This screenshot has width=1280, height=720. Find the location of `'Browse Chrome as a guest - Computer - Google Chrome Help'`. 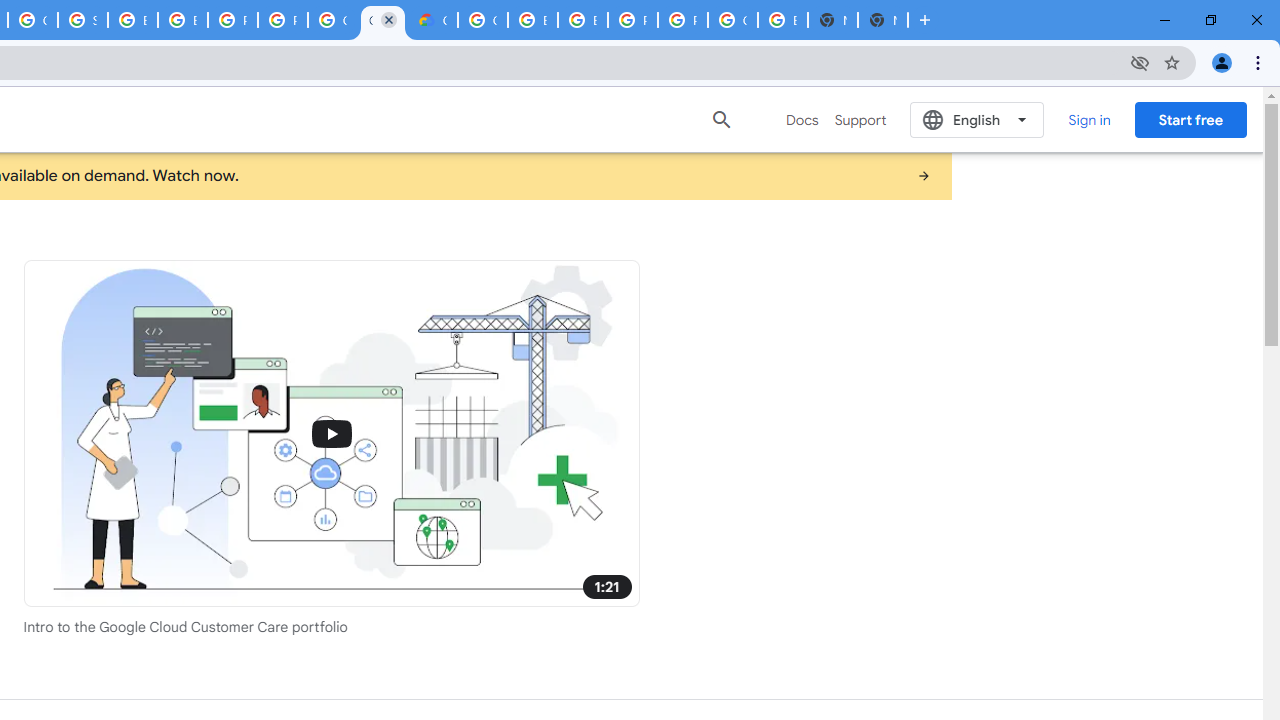

'Browse Chrome as a guest - Computer - Google Chrome Help' is located at coordinates (582, 20).